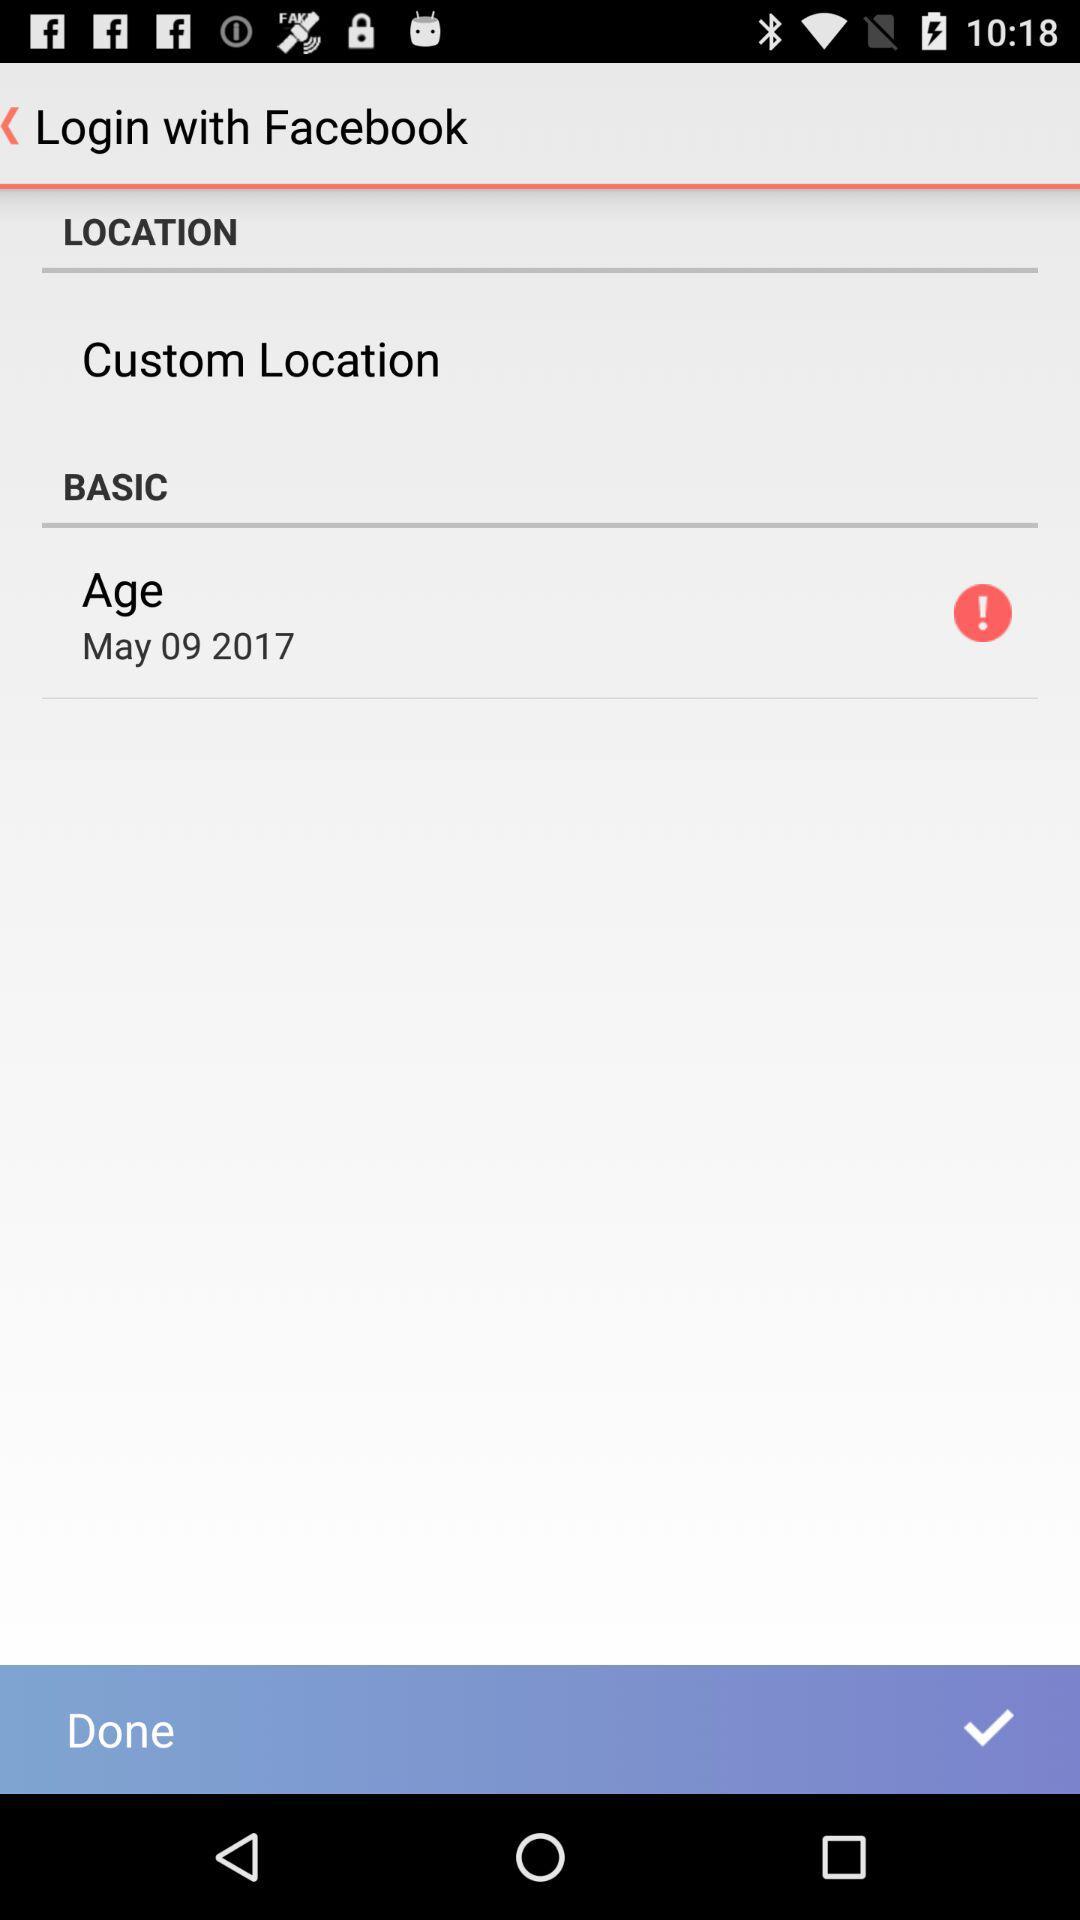 The width and height of the screenshot is (1080, 1920). I want to click on custom location icon, so click(260, 358).